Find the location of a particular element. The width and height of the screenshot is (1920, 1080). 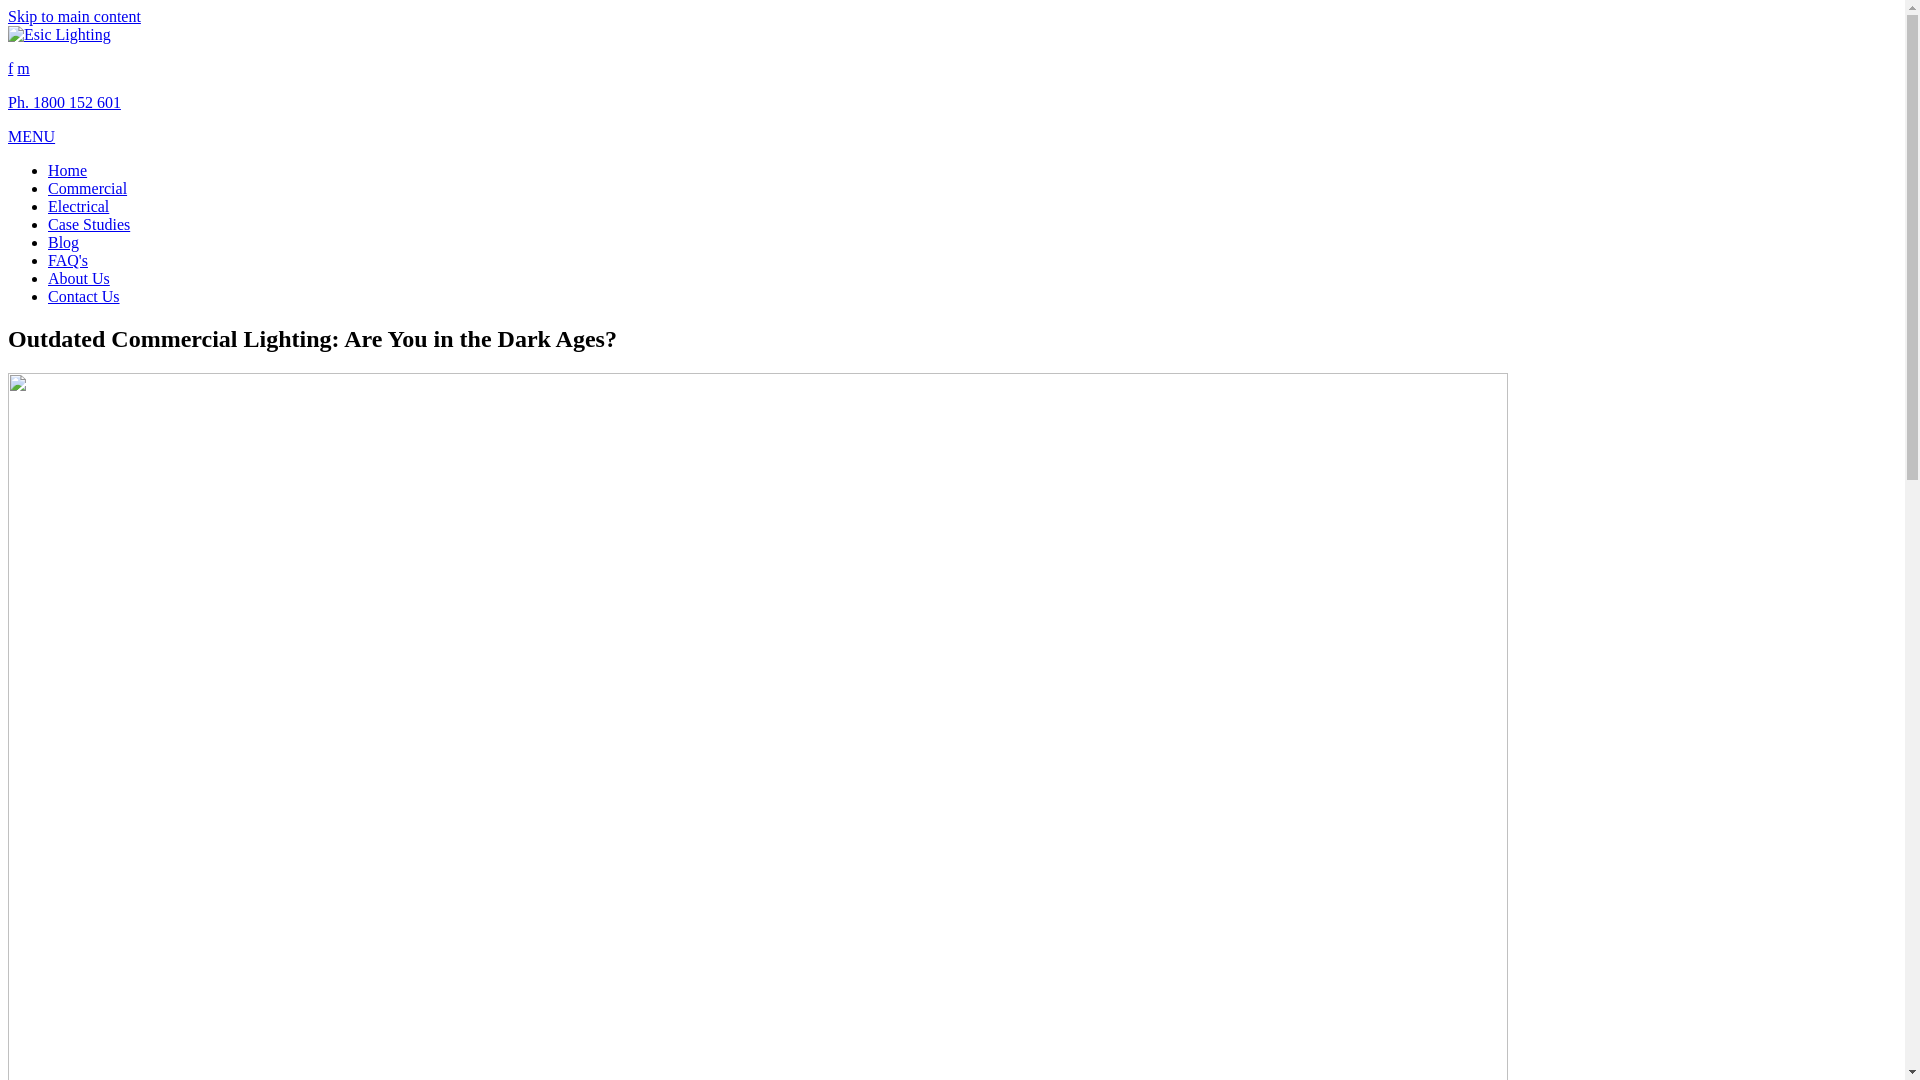

'm' is located at coordinates (23, 67).